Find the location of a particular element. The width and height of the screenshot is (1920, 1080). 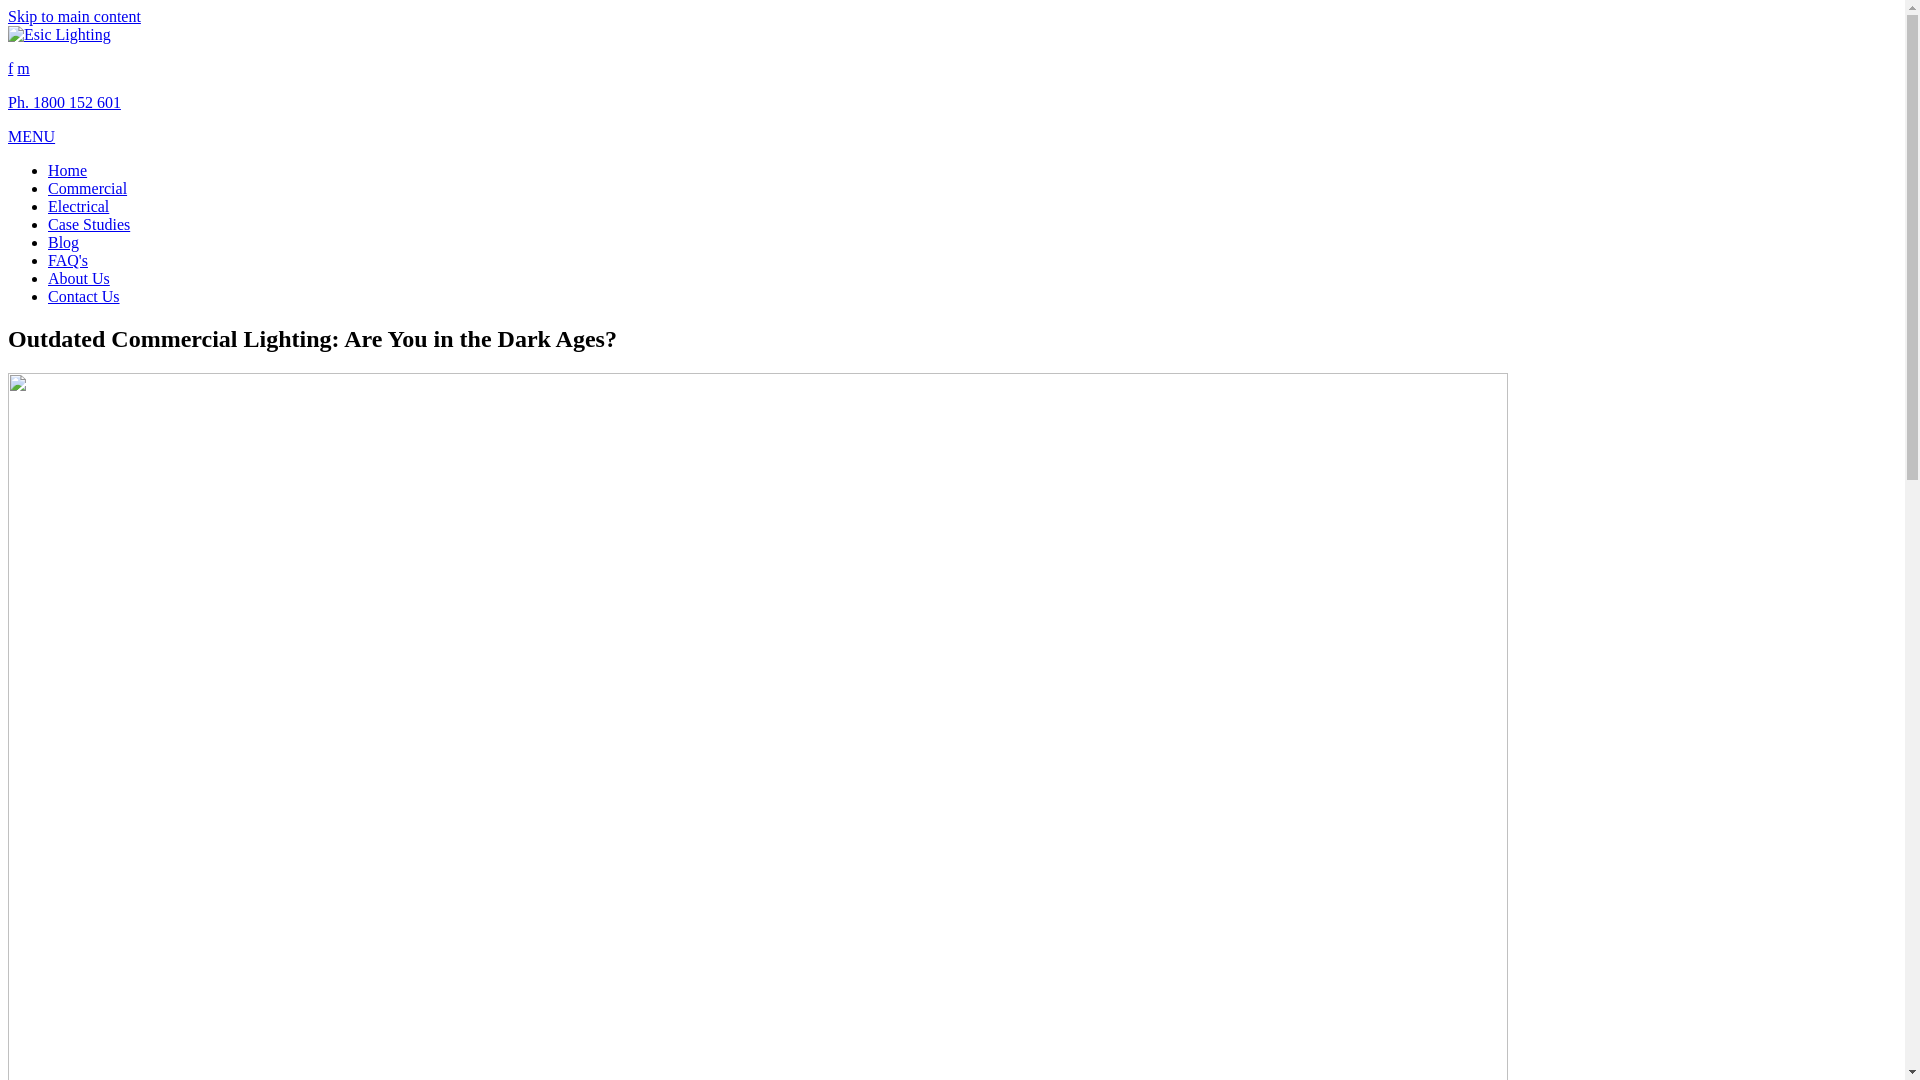

'm' is located at coordinates (23, 67).